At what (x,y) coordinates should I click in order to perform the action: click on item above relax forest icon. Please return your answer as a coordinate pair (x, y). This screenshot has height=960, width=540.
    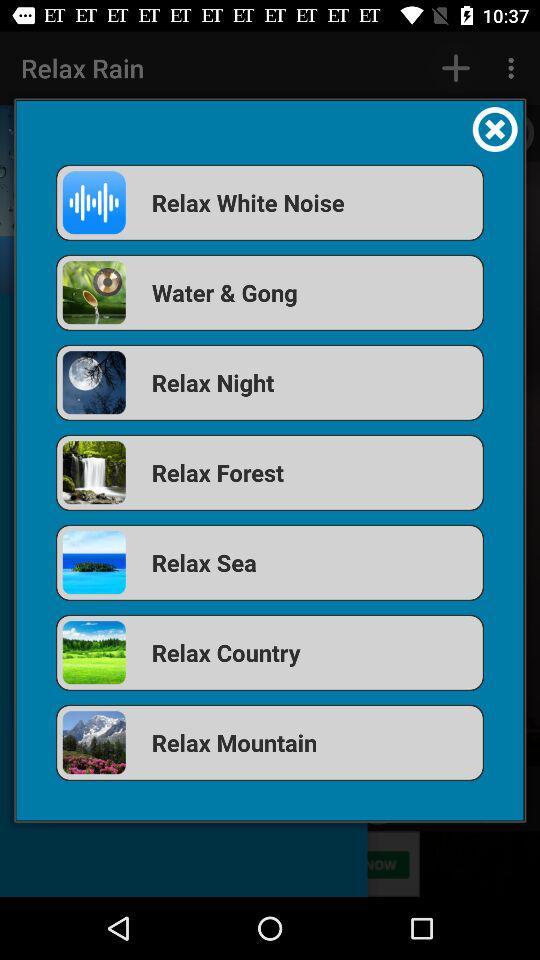
    Looking at the image, I should click on (270, 381).